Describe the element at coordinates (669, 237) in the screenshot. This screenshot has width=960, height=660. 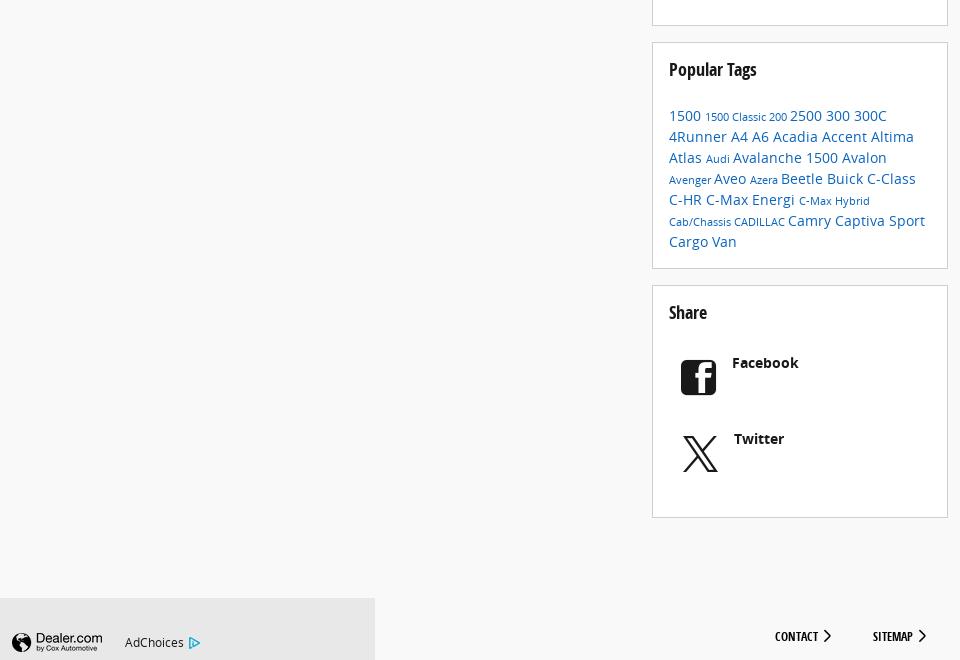
I see `'Cab/Chassis'` at that location.